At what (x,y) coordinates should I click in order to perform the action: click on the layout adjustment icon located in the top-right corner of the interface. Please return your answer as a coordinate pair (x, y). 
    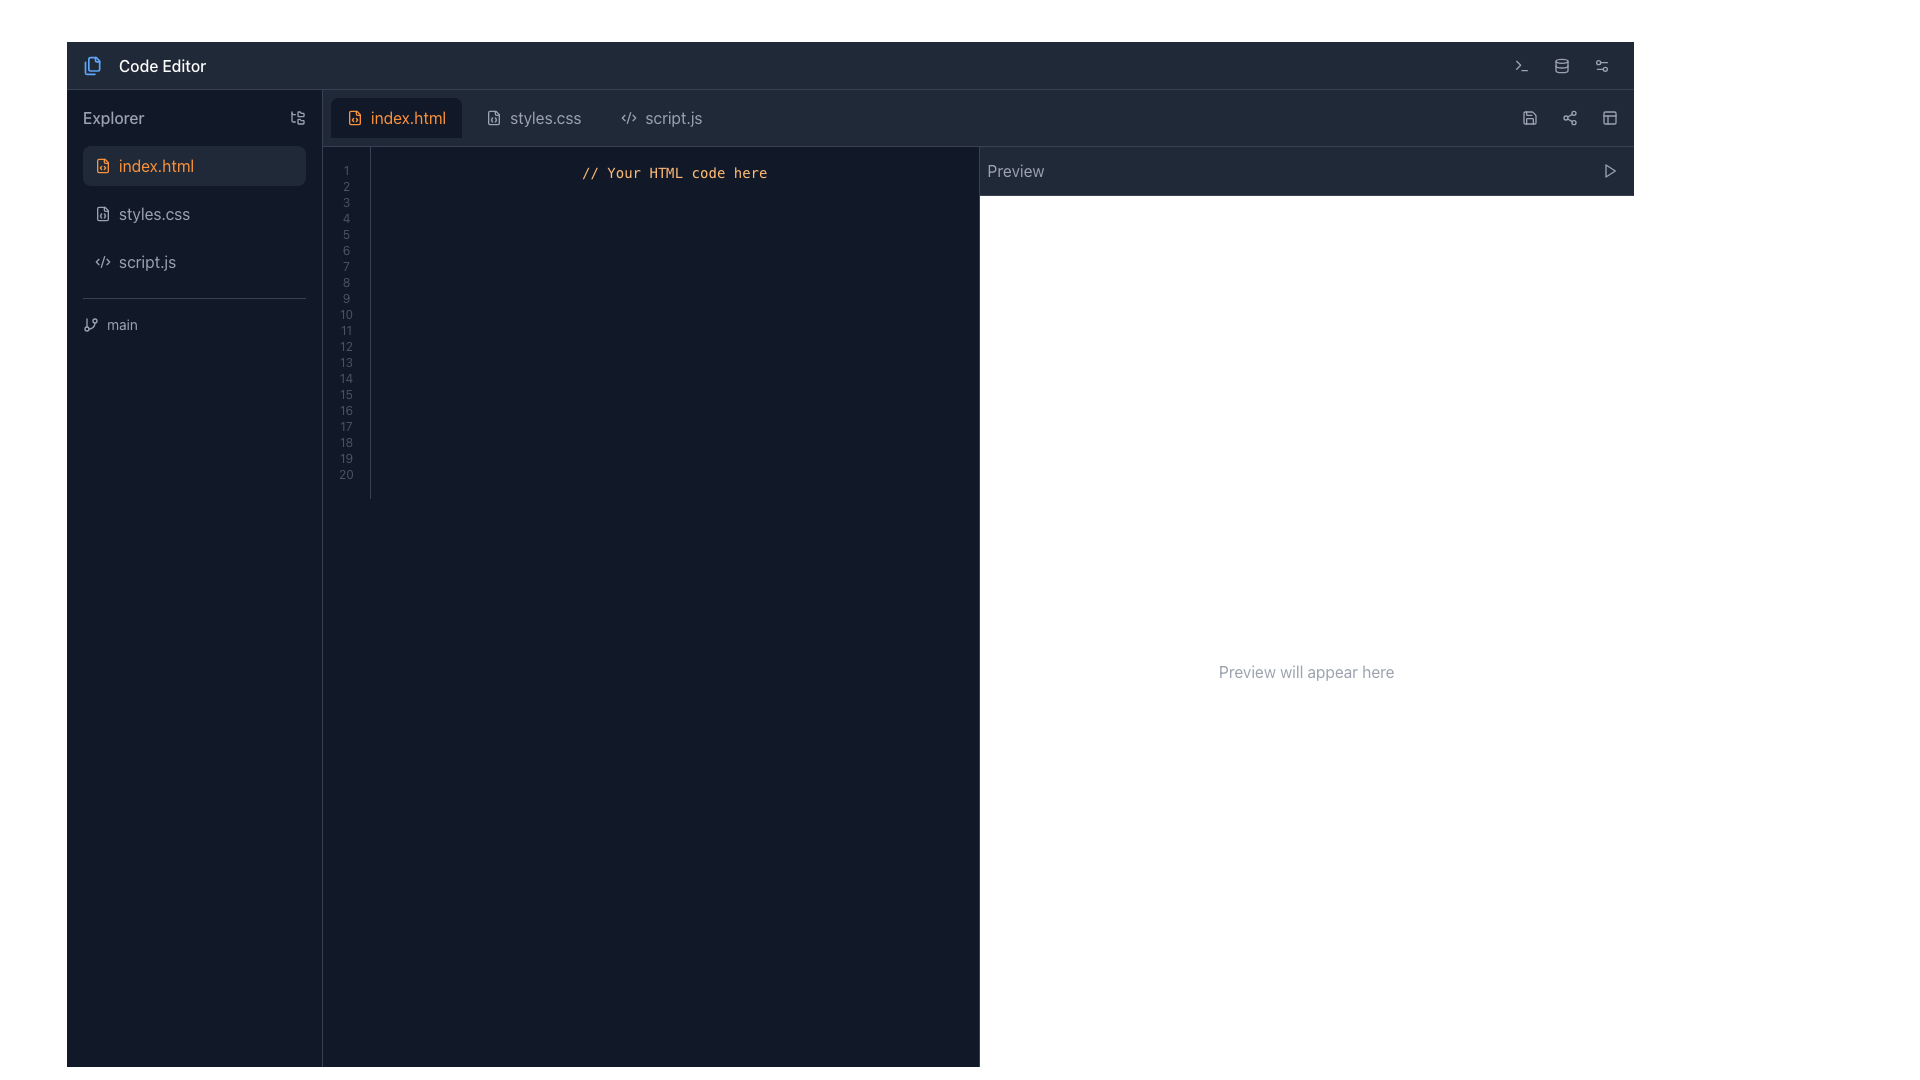
    Looking at the image, I should click on (1609, 118).